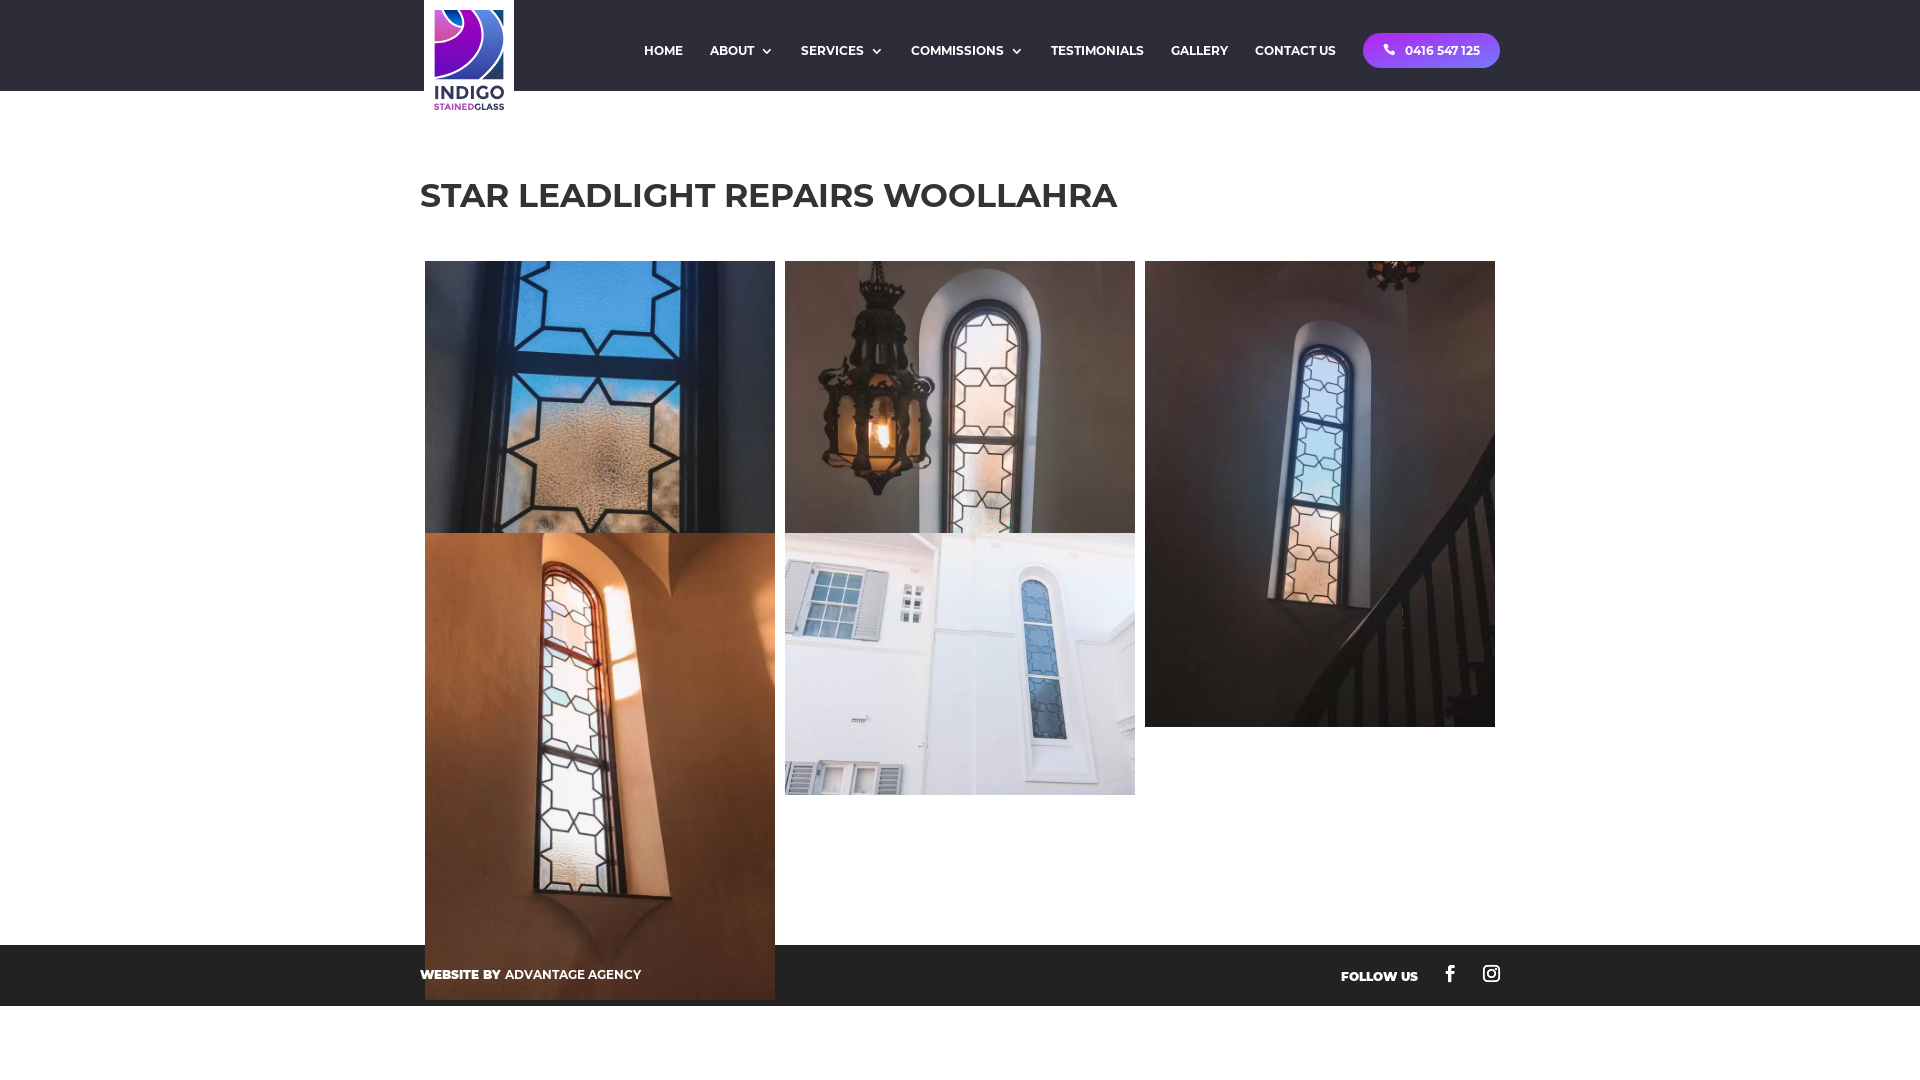 The width and height of the screenshot is (1920, 1080). Describe the element at coordinates (1096, 66) in the screenshot. I see `'TESTIMONIALS'` at that location.